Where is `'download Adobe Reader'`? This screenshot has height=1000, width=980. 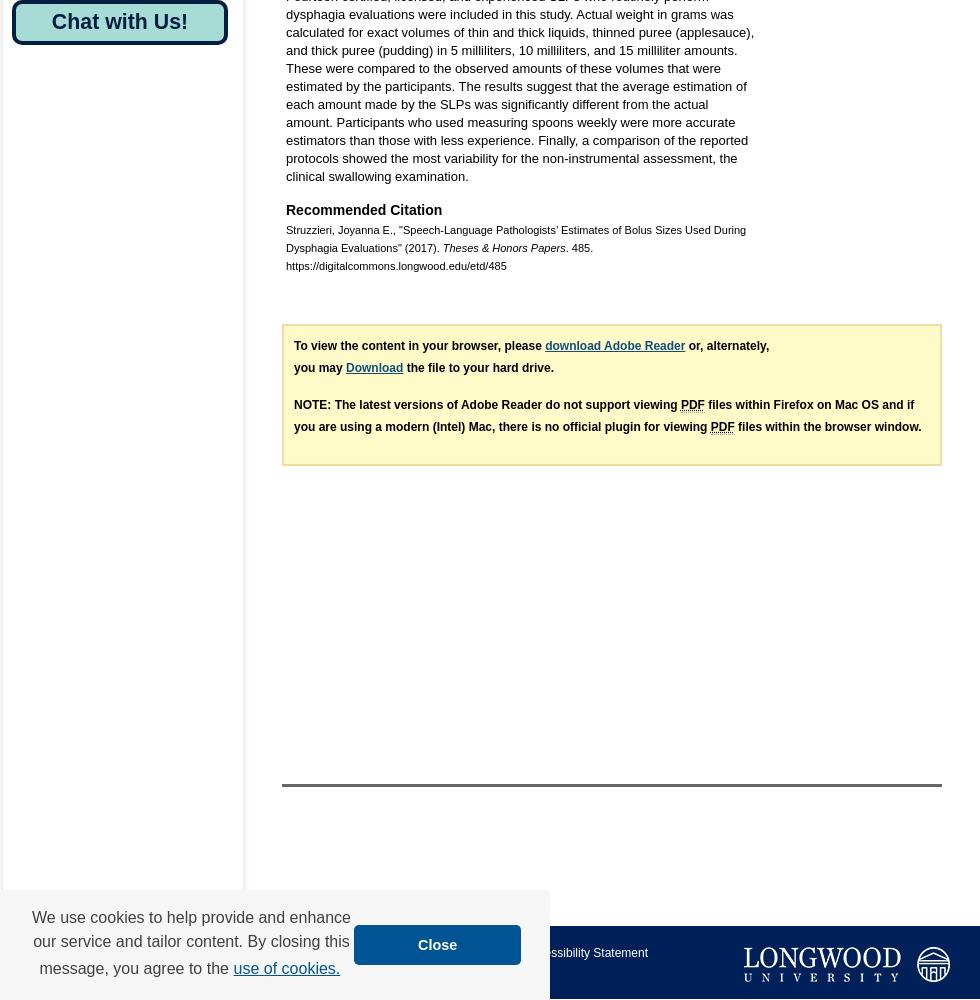
'download Adobe Reader' is located at coordinates (615, 344).